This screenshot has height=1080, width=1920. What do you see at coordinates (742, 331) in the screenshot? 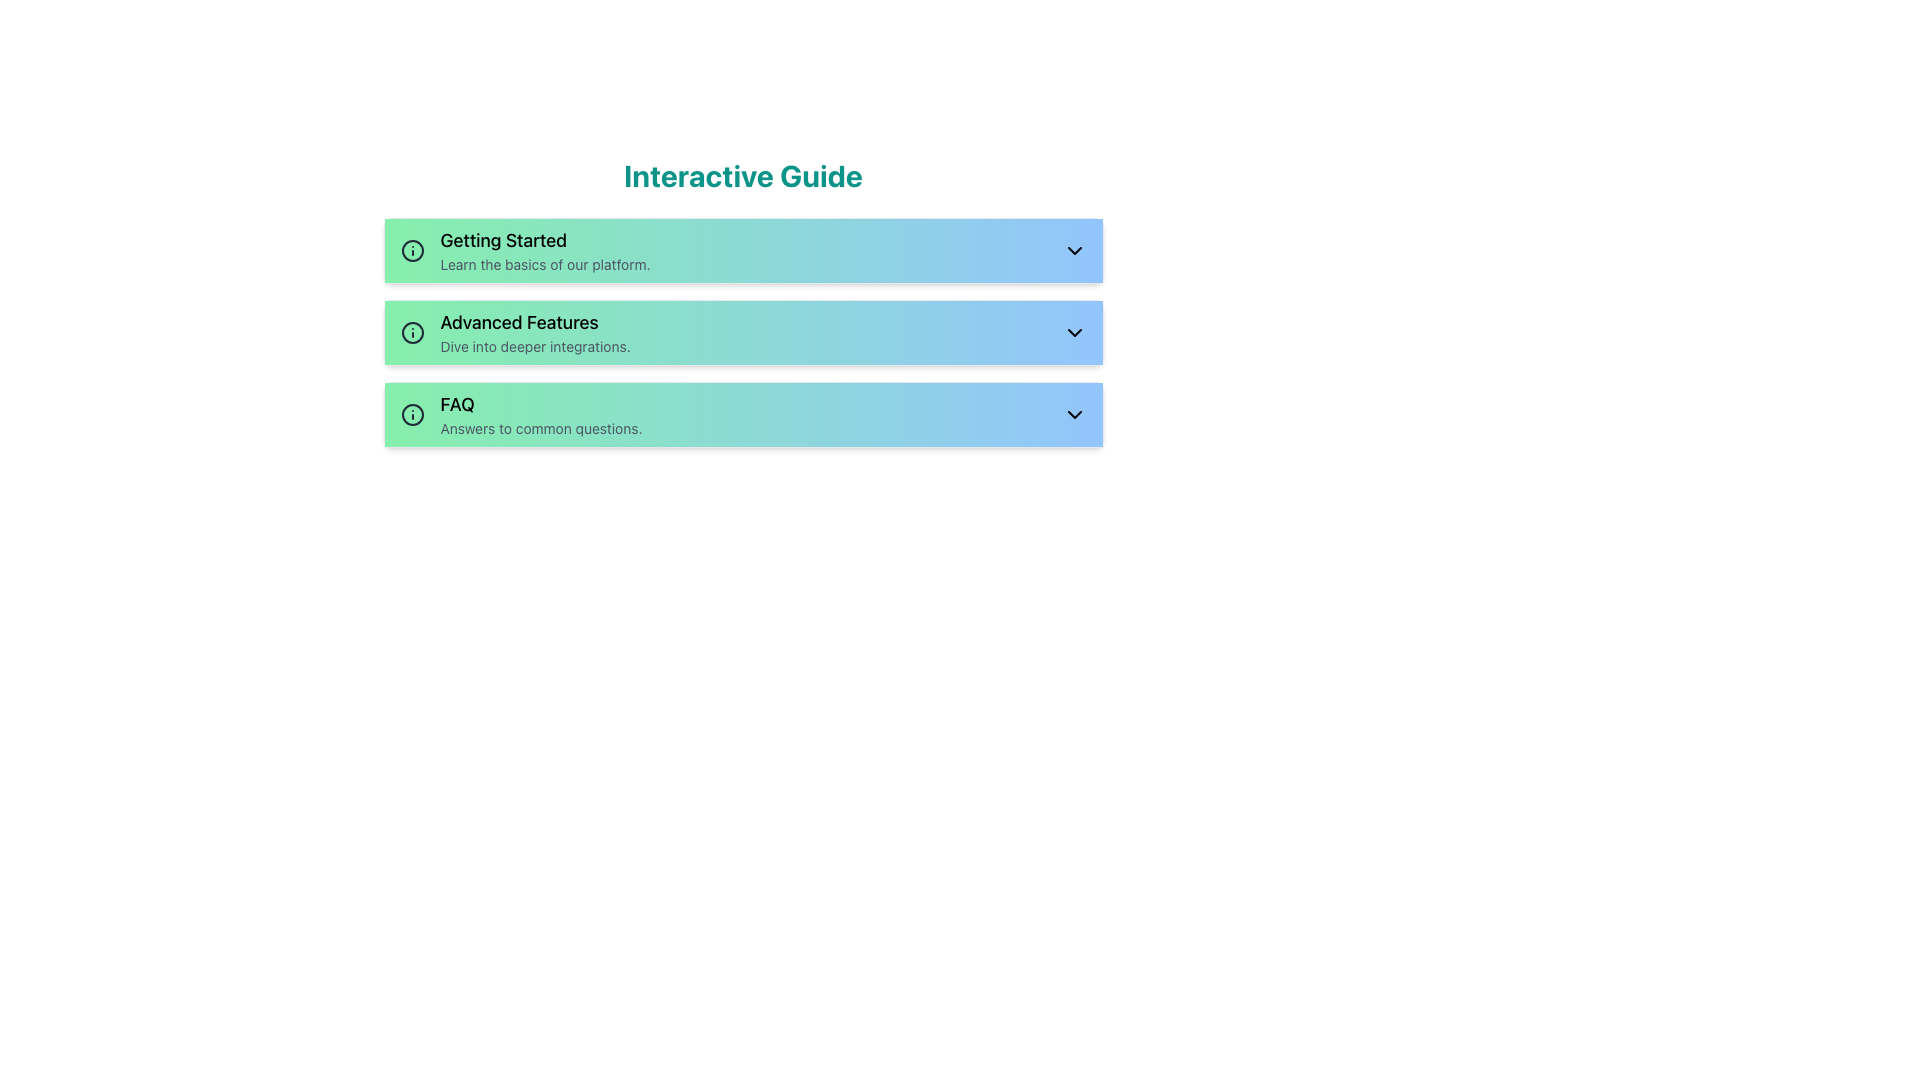
I see `the interactive button that provides access to advanced features and integrations, which is the second item in the vertically stacked list` at bounding box center [742, 331].